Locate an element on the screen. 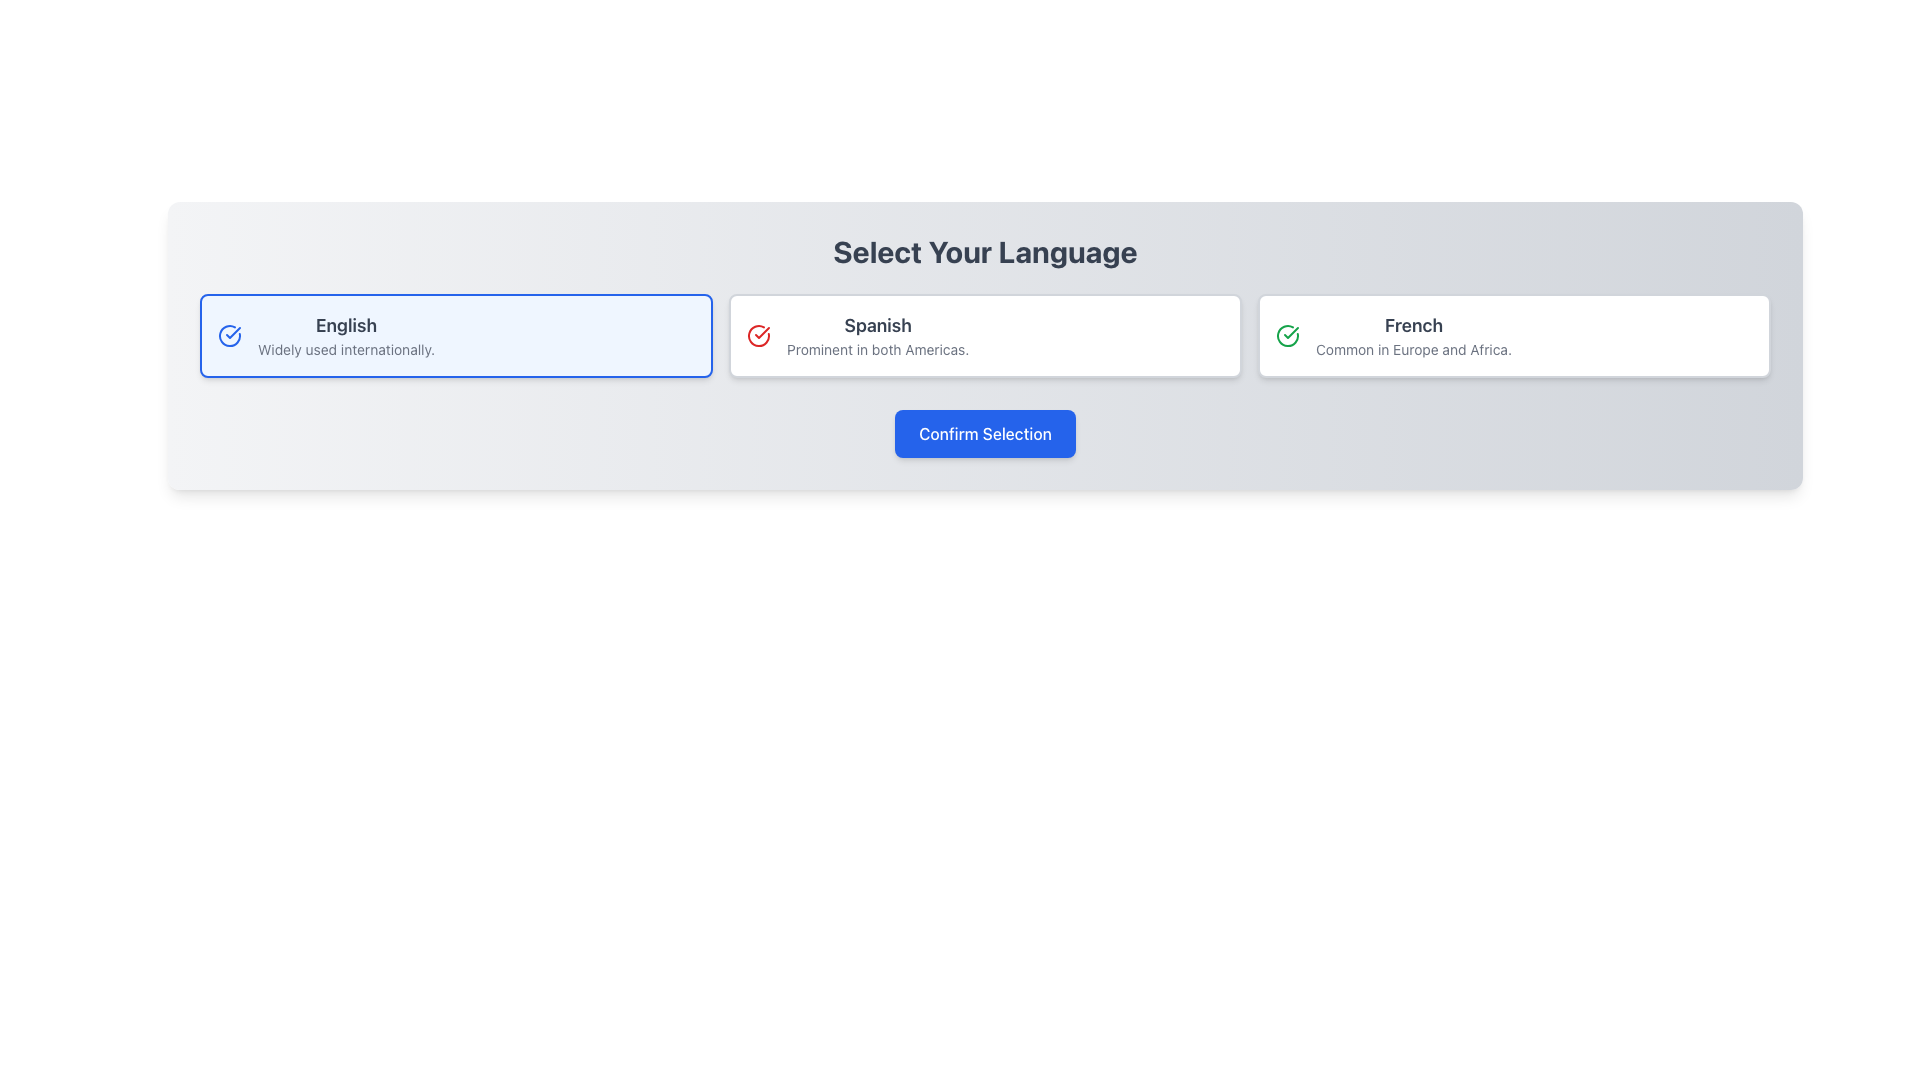 Image resolution: width=1920 pixels, height=1080 pixels. the confirmation button located at the bottom of the language selection options to confirm the user's choice of language is located at coordinates (985, 433).